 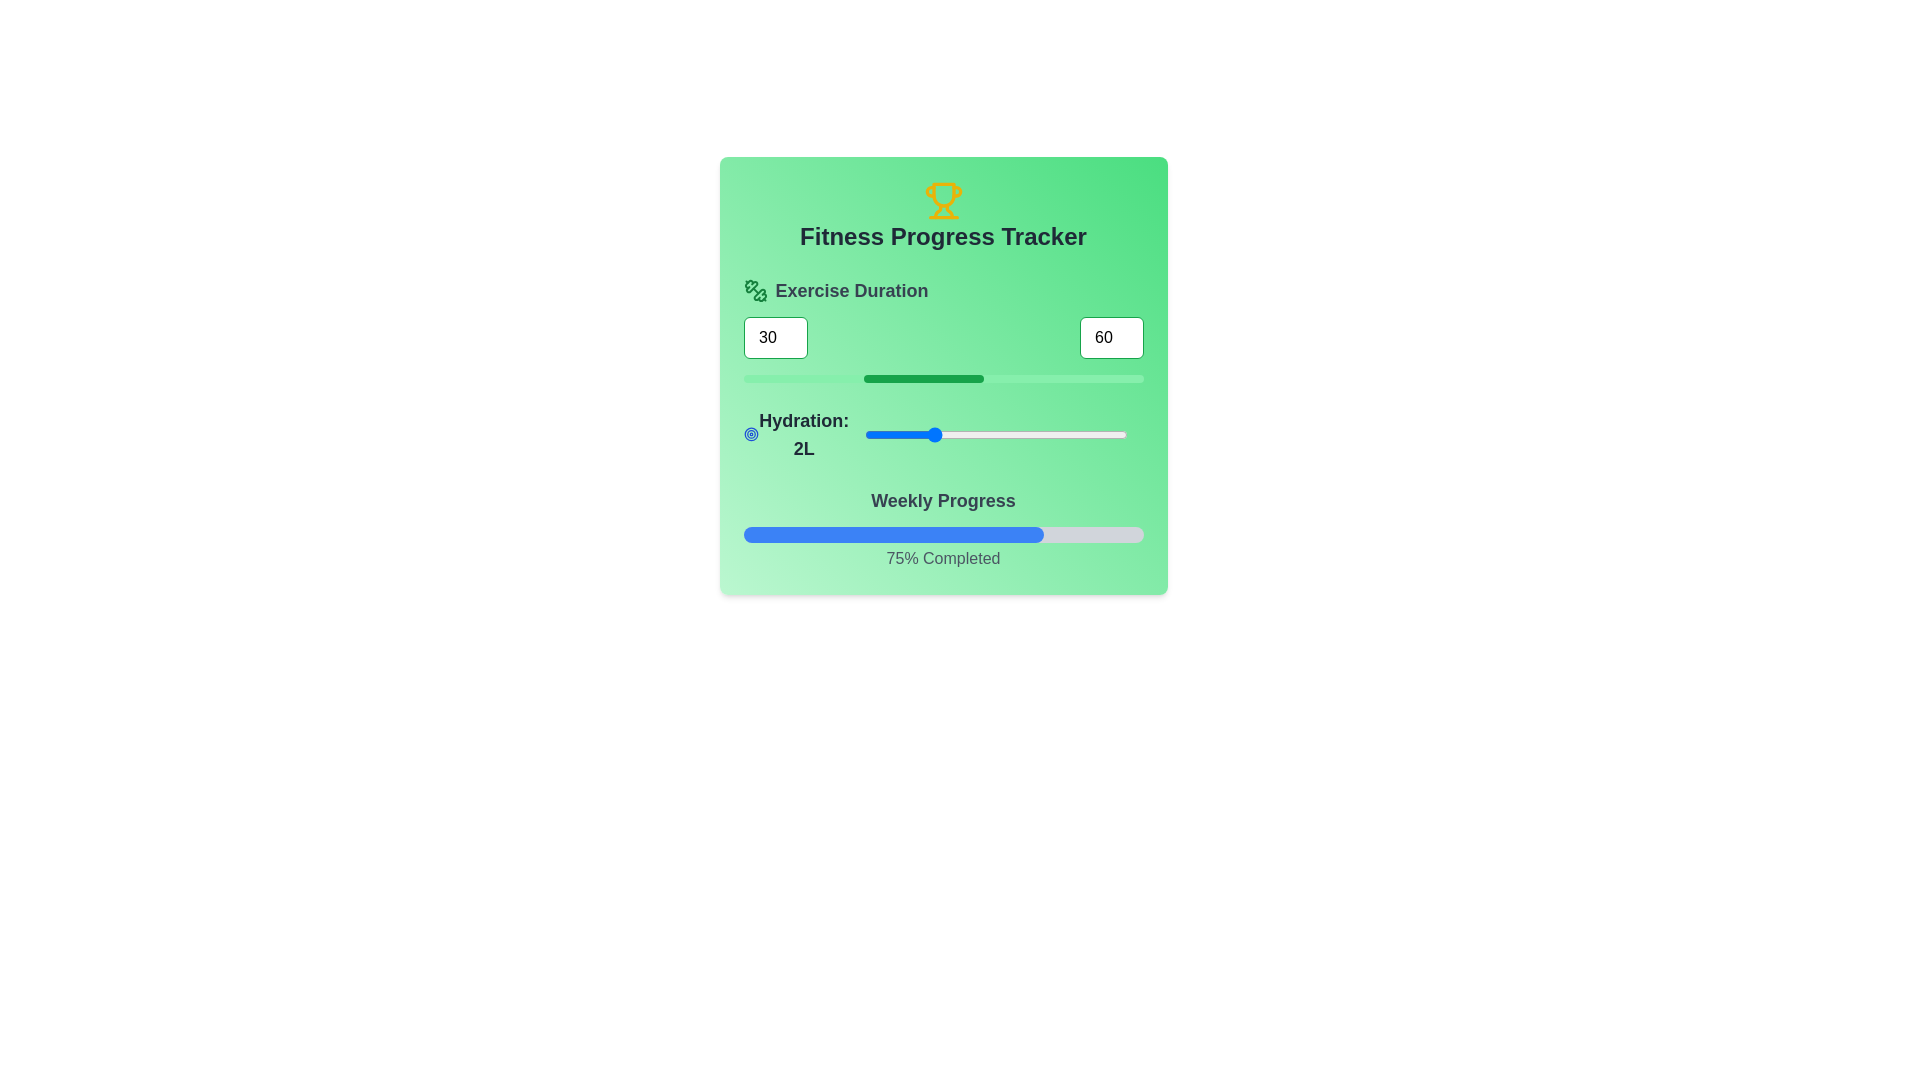 What do you see at coordinates (996, 434) in the screenshot?
I see `the thumb of the hydration range slider located below the 'Hydration: 2L' label` at bounding box center [996, 434].